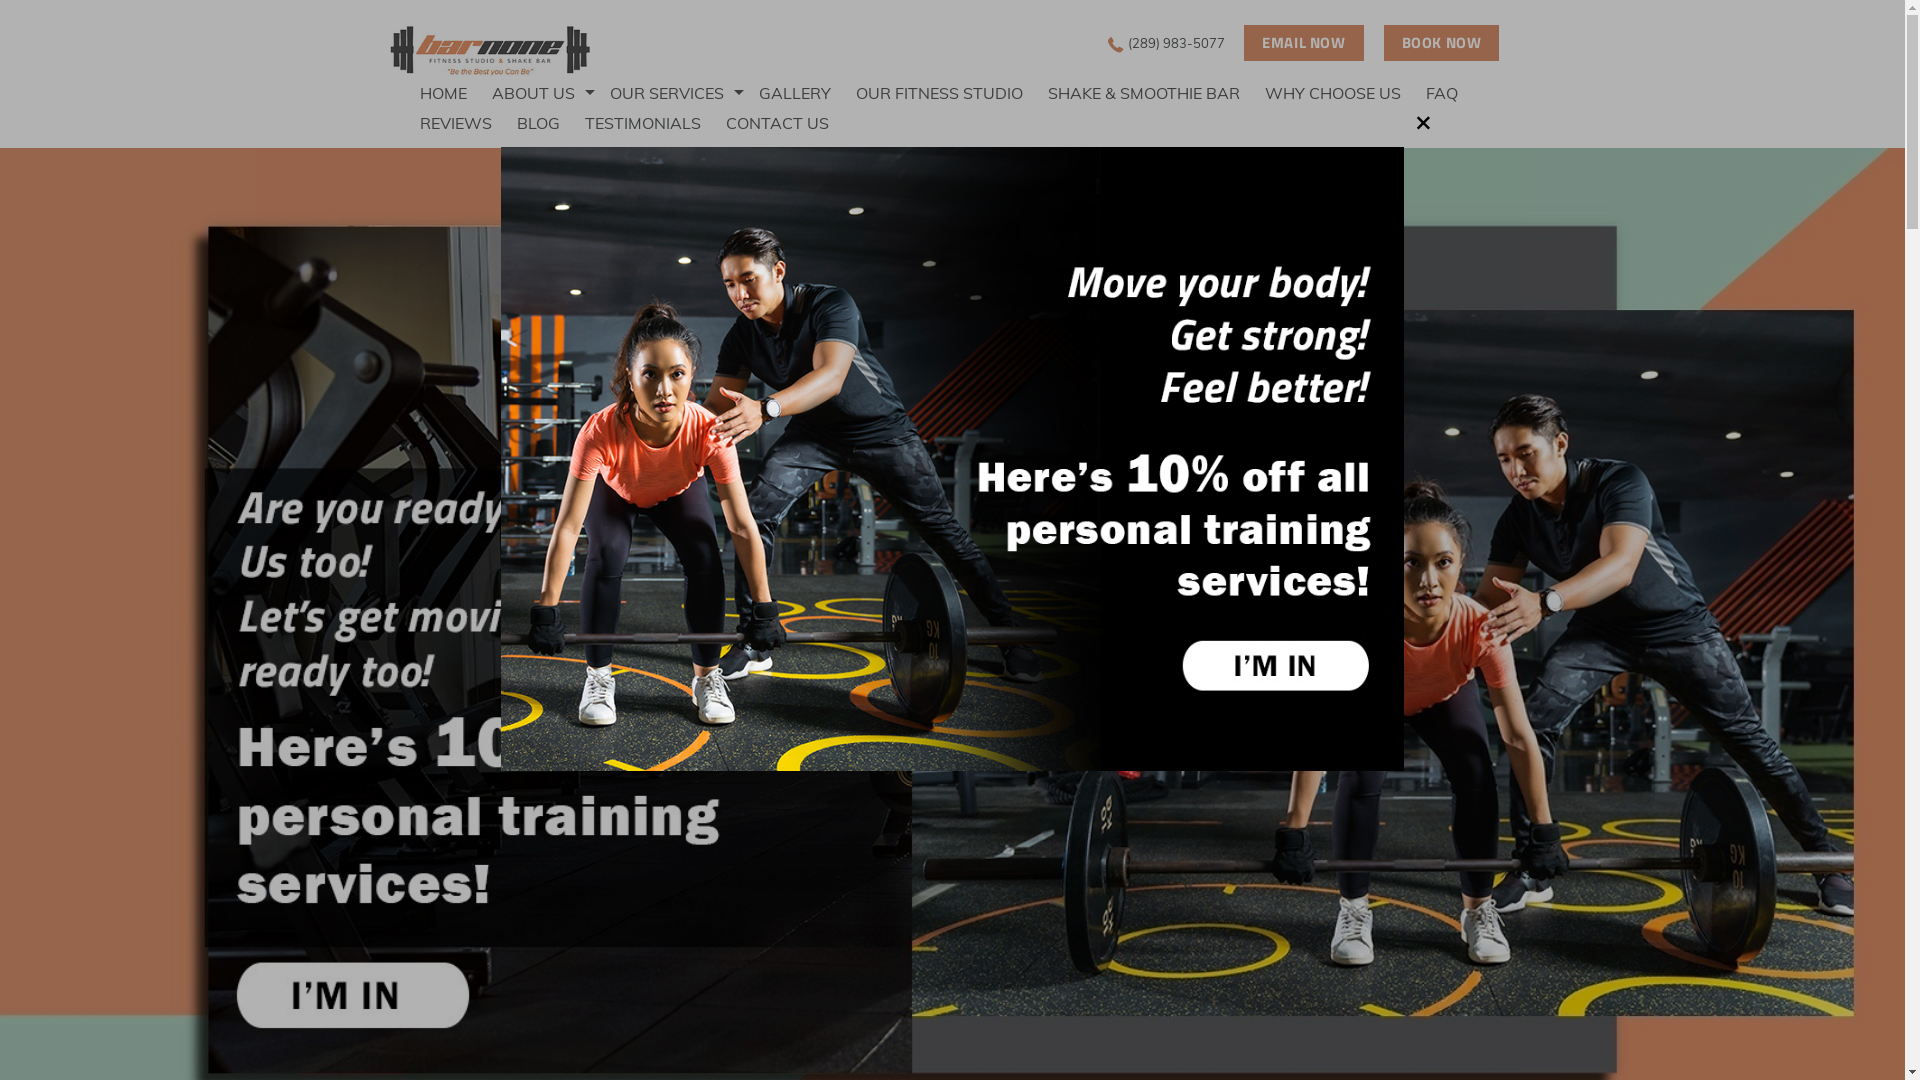  I want to click on 'TESTIMONIALS', so click(655, 123).